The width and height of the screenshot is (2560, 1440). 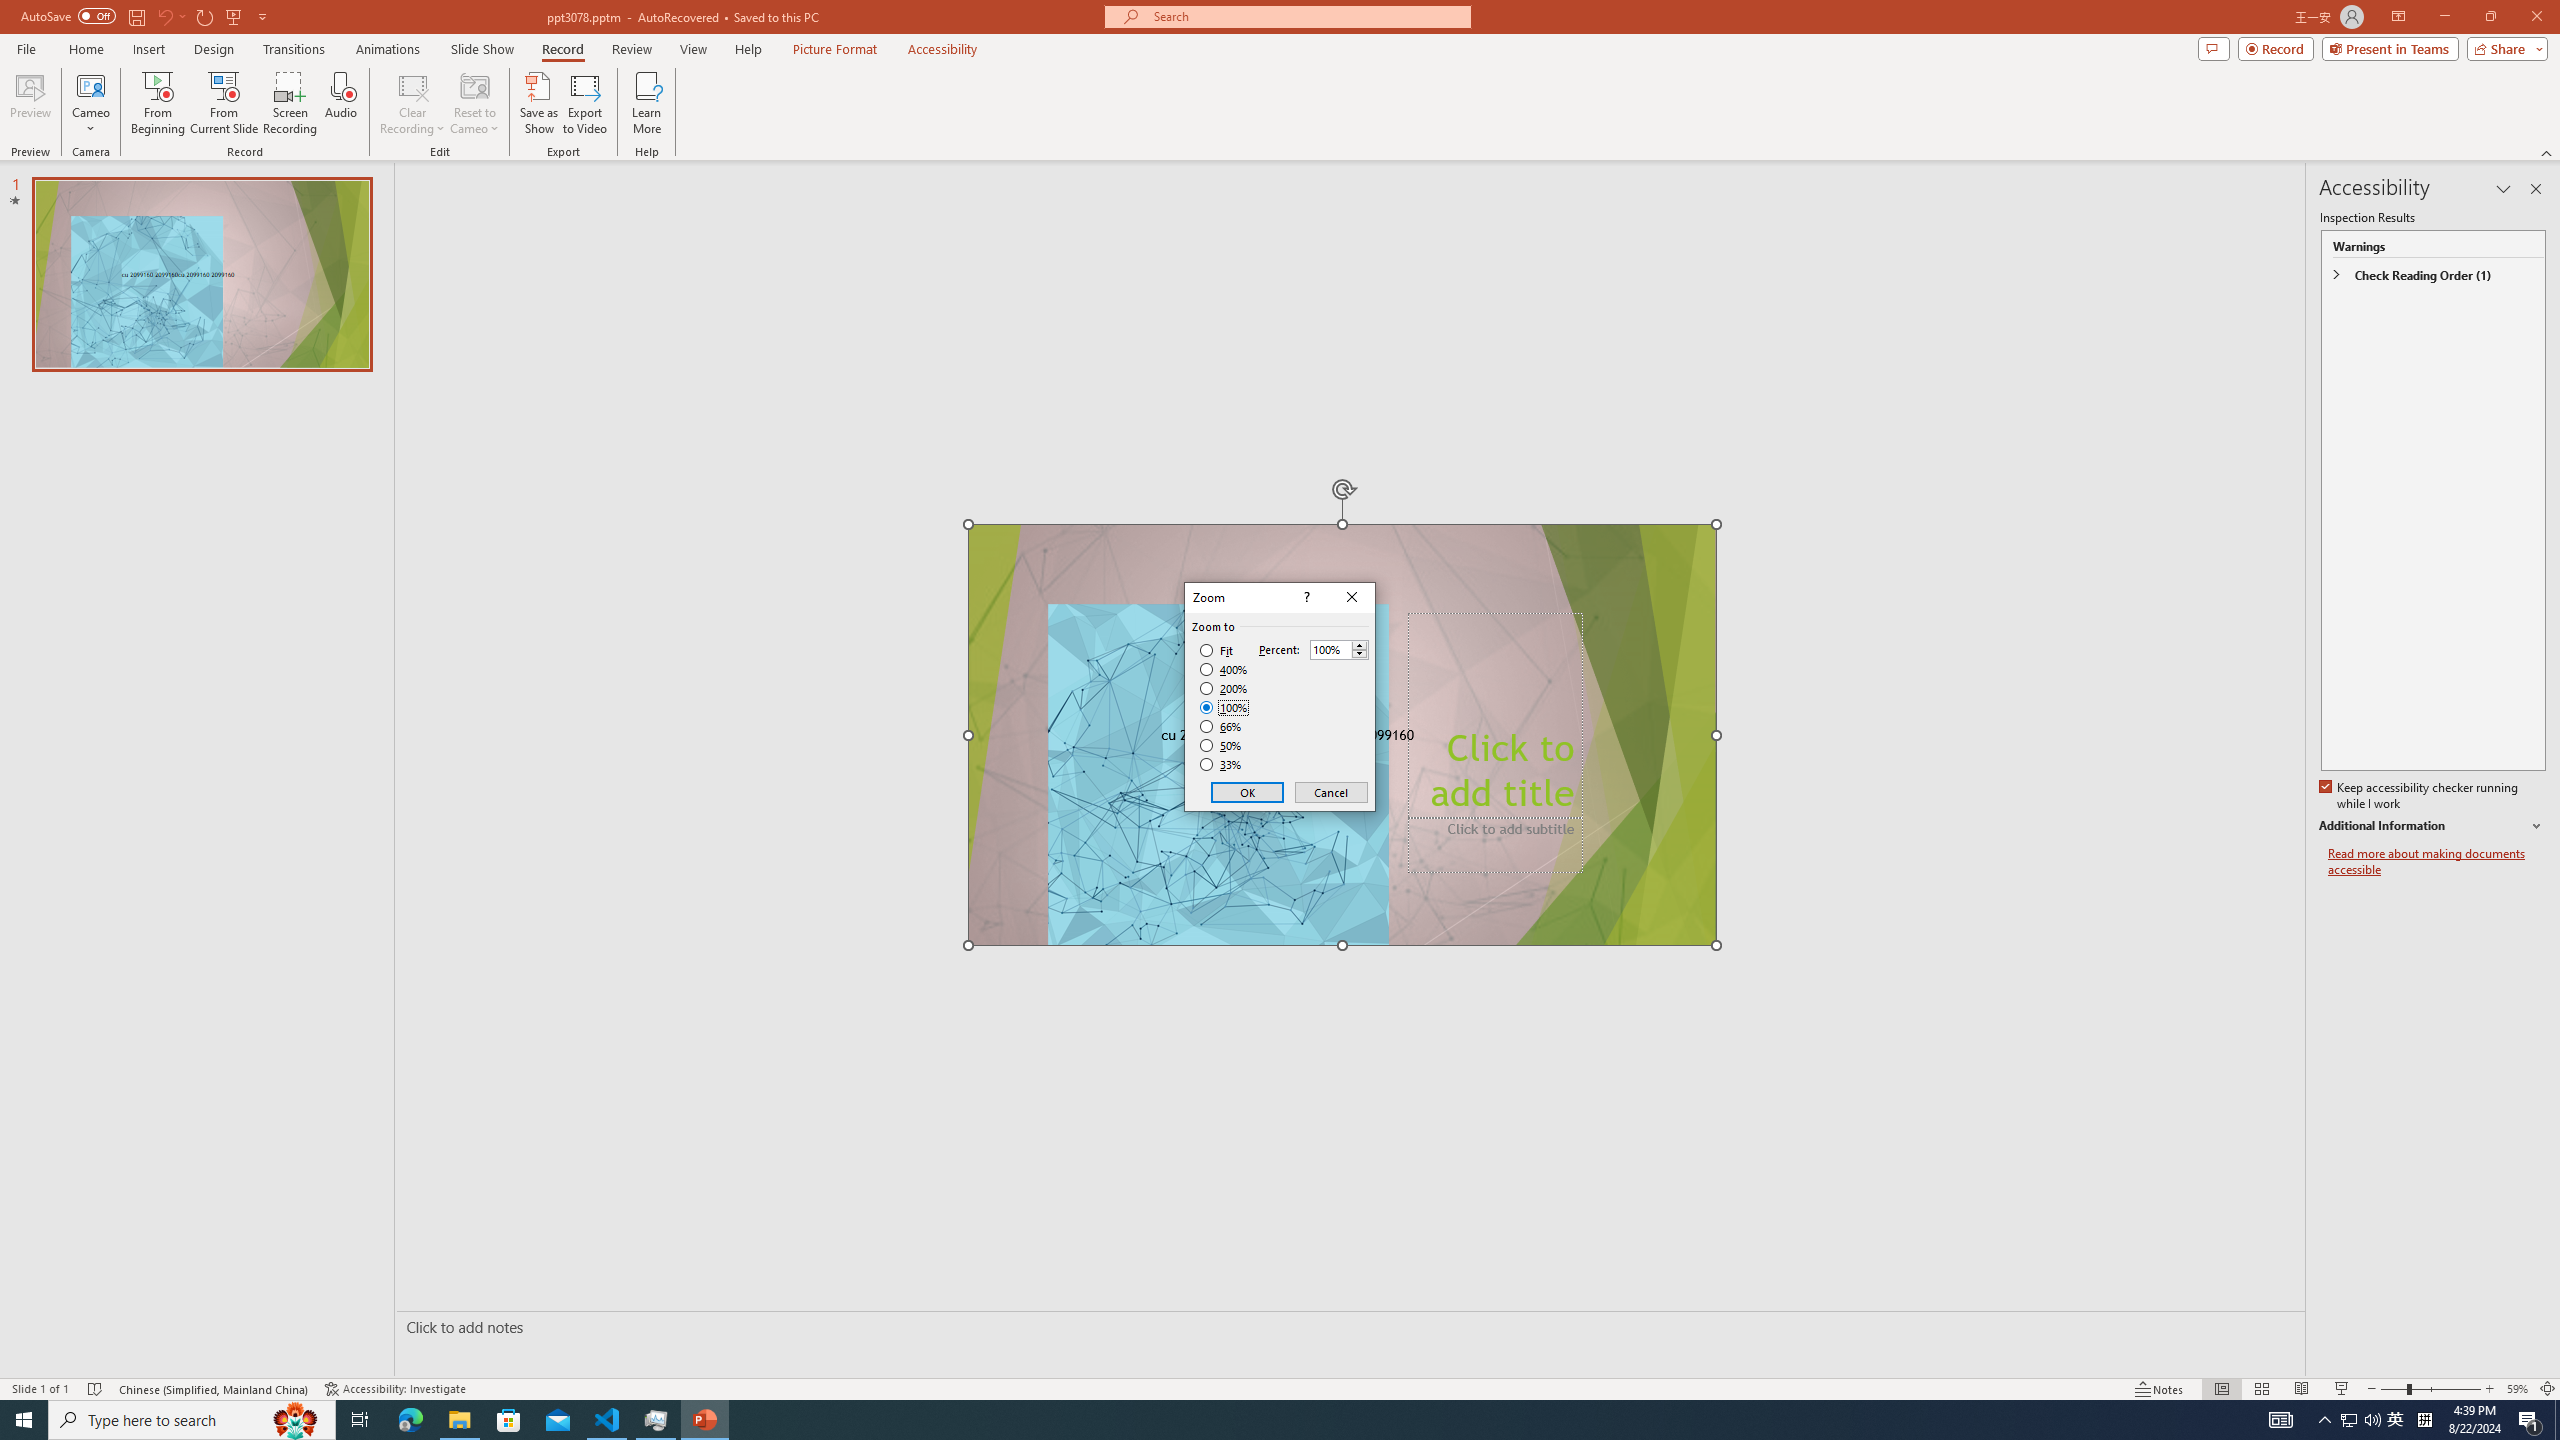 I want to click on '33%', so click(x=1222, y=765).